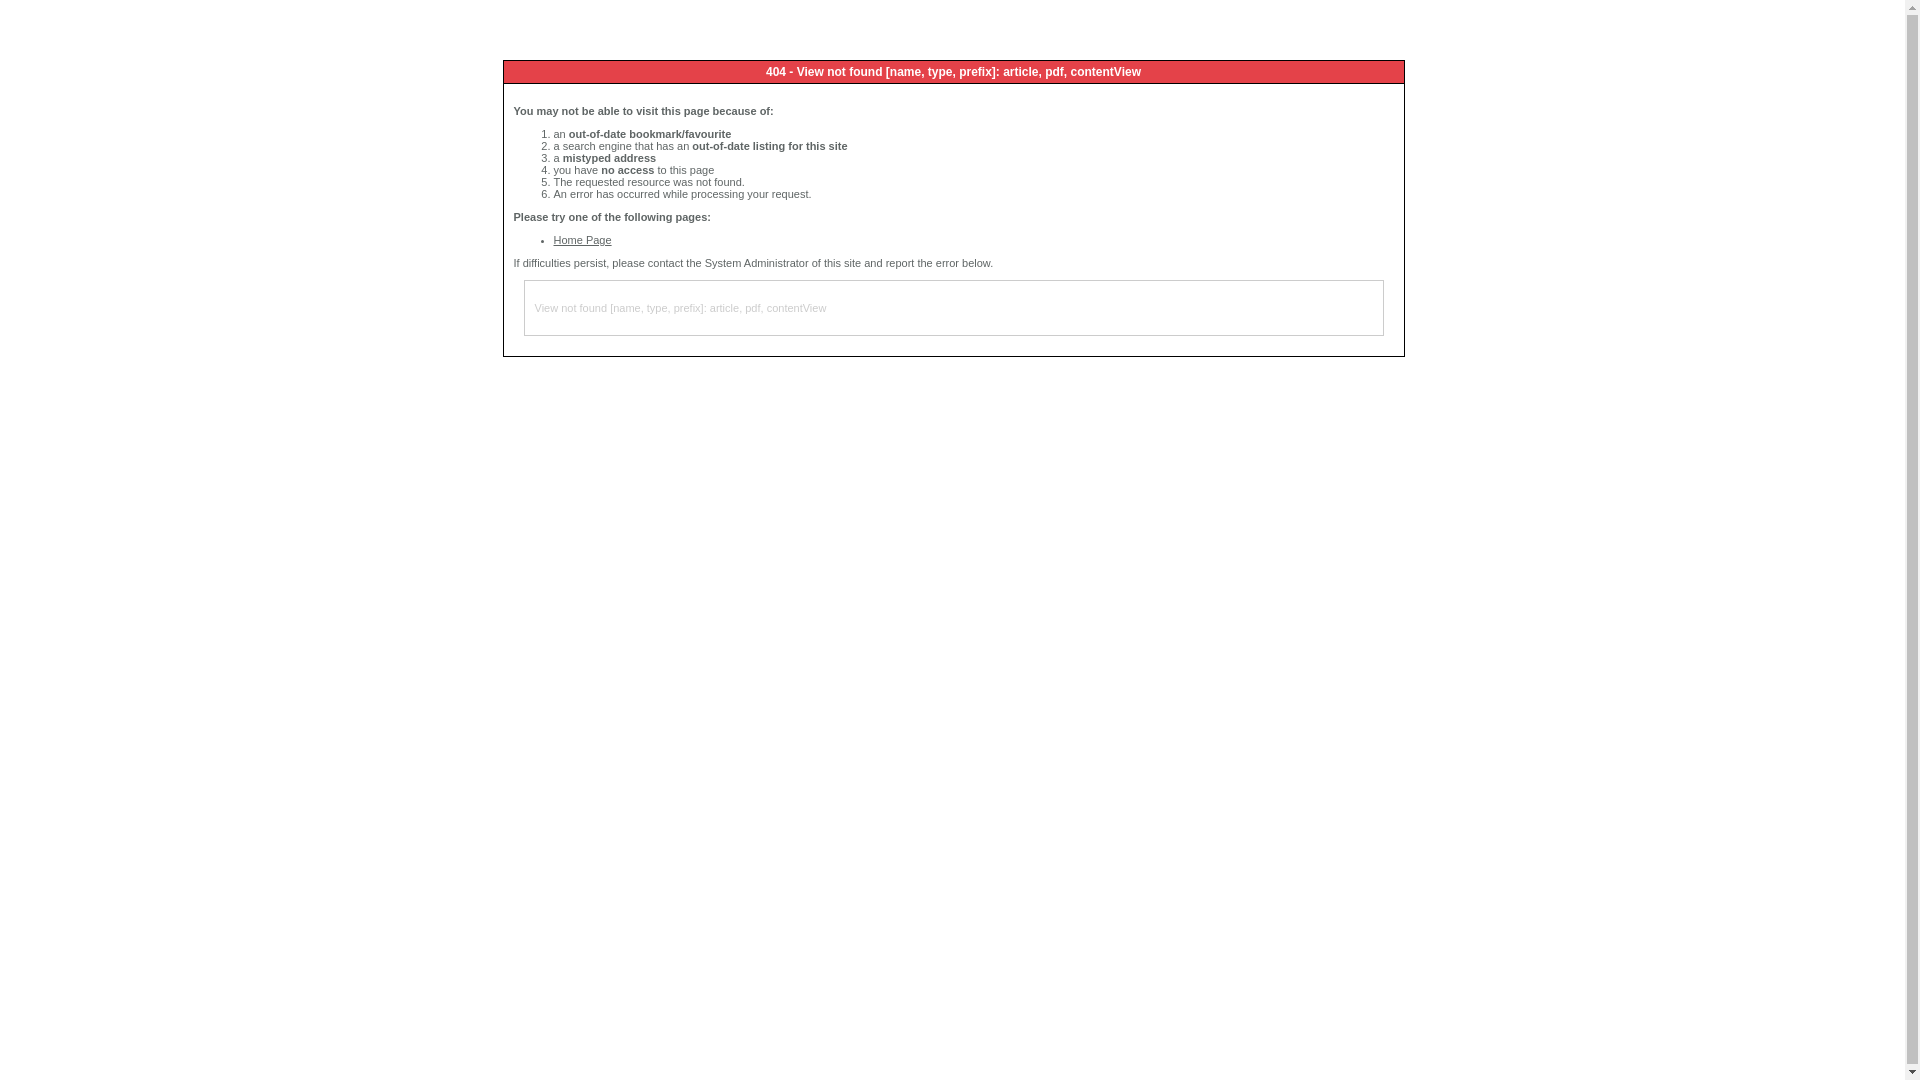  I want to click on 'Home Page', so click(581, 238).